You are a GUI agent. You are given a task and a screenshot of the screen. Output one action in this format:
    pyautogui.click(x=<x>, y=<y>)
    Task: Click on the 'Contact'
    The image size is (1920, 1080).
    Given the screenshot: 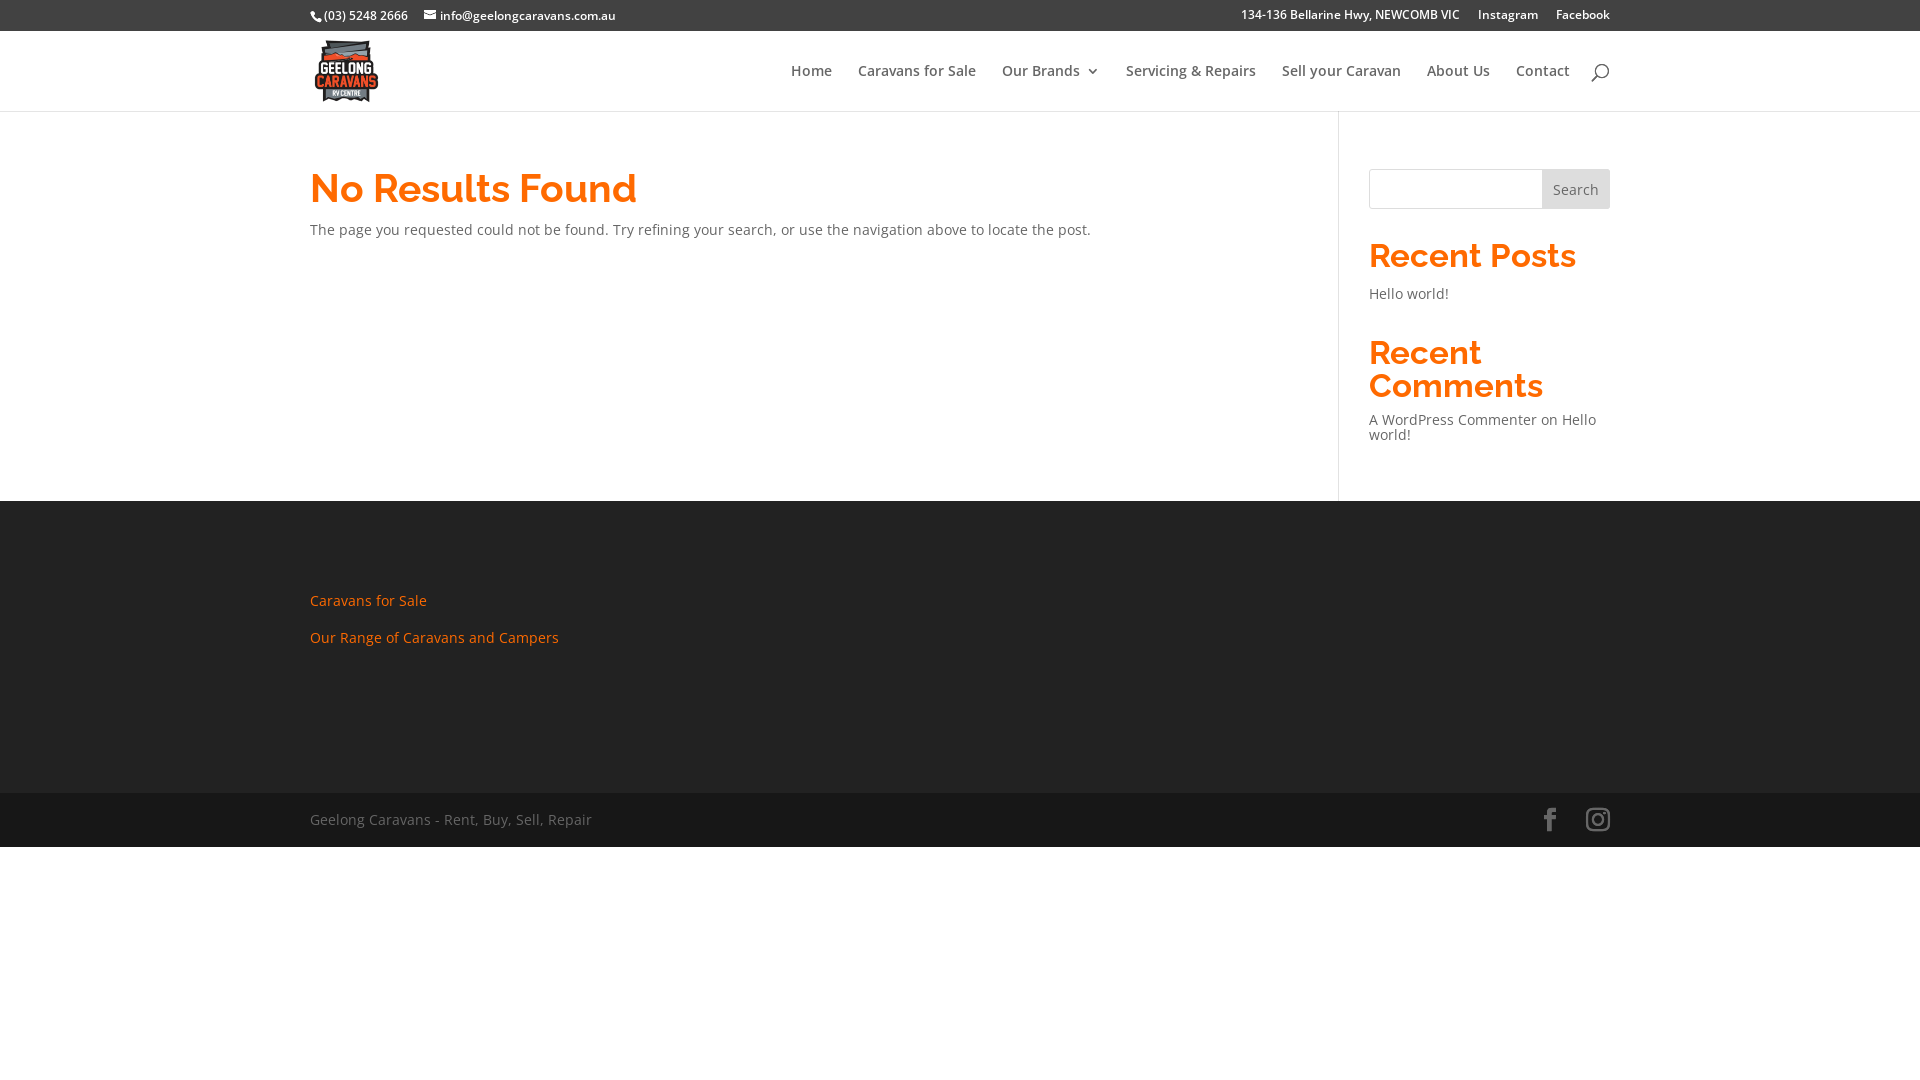 What is the action you would take?
    pyautogui.click(x=1541, y=86)
    